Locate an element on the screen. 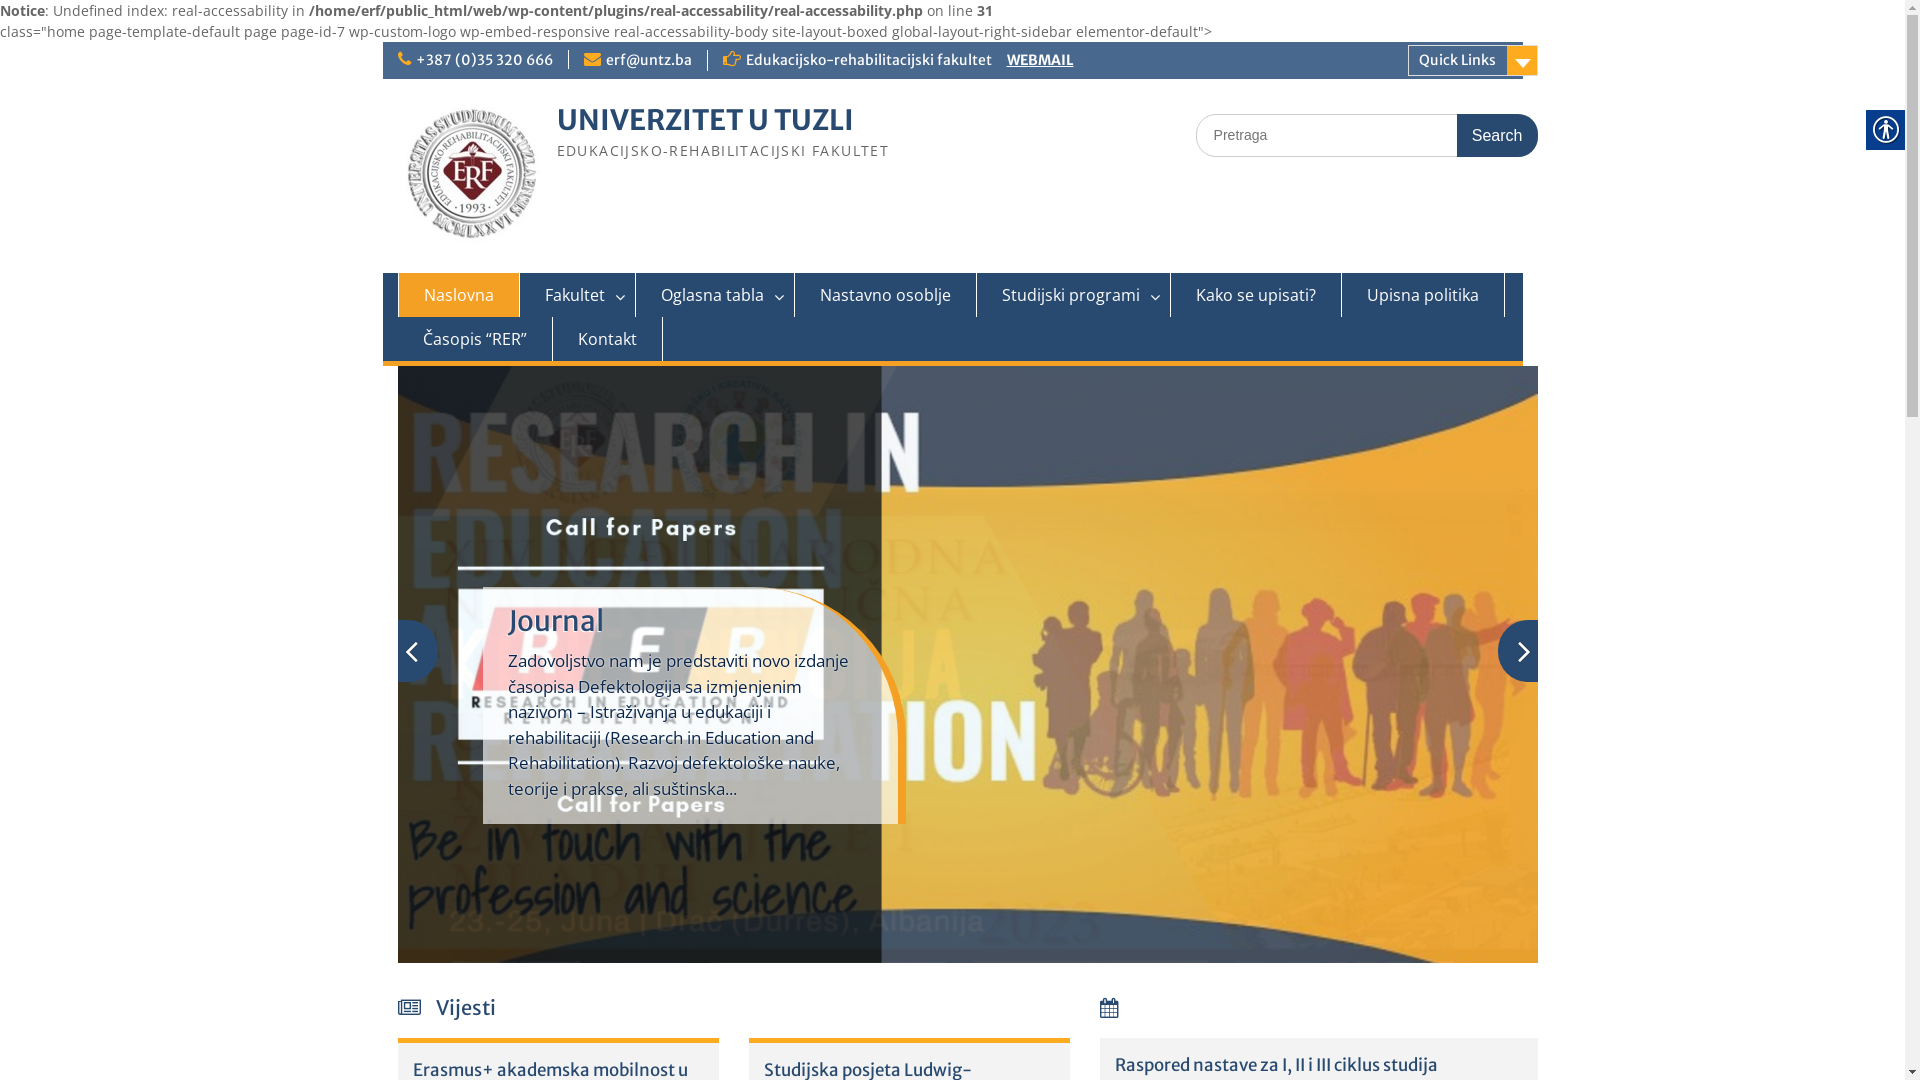 Image resolution: width=1920 pixels, height=1080 pixels. 'Quick Links' is located at coordinates (1473, 59).